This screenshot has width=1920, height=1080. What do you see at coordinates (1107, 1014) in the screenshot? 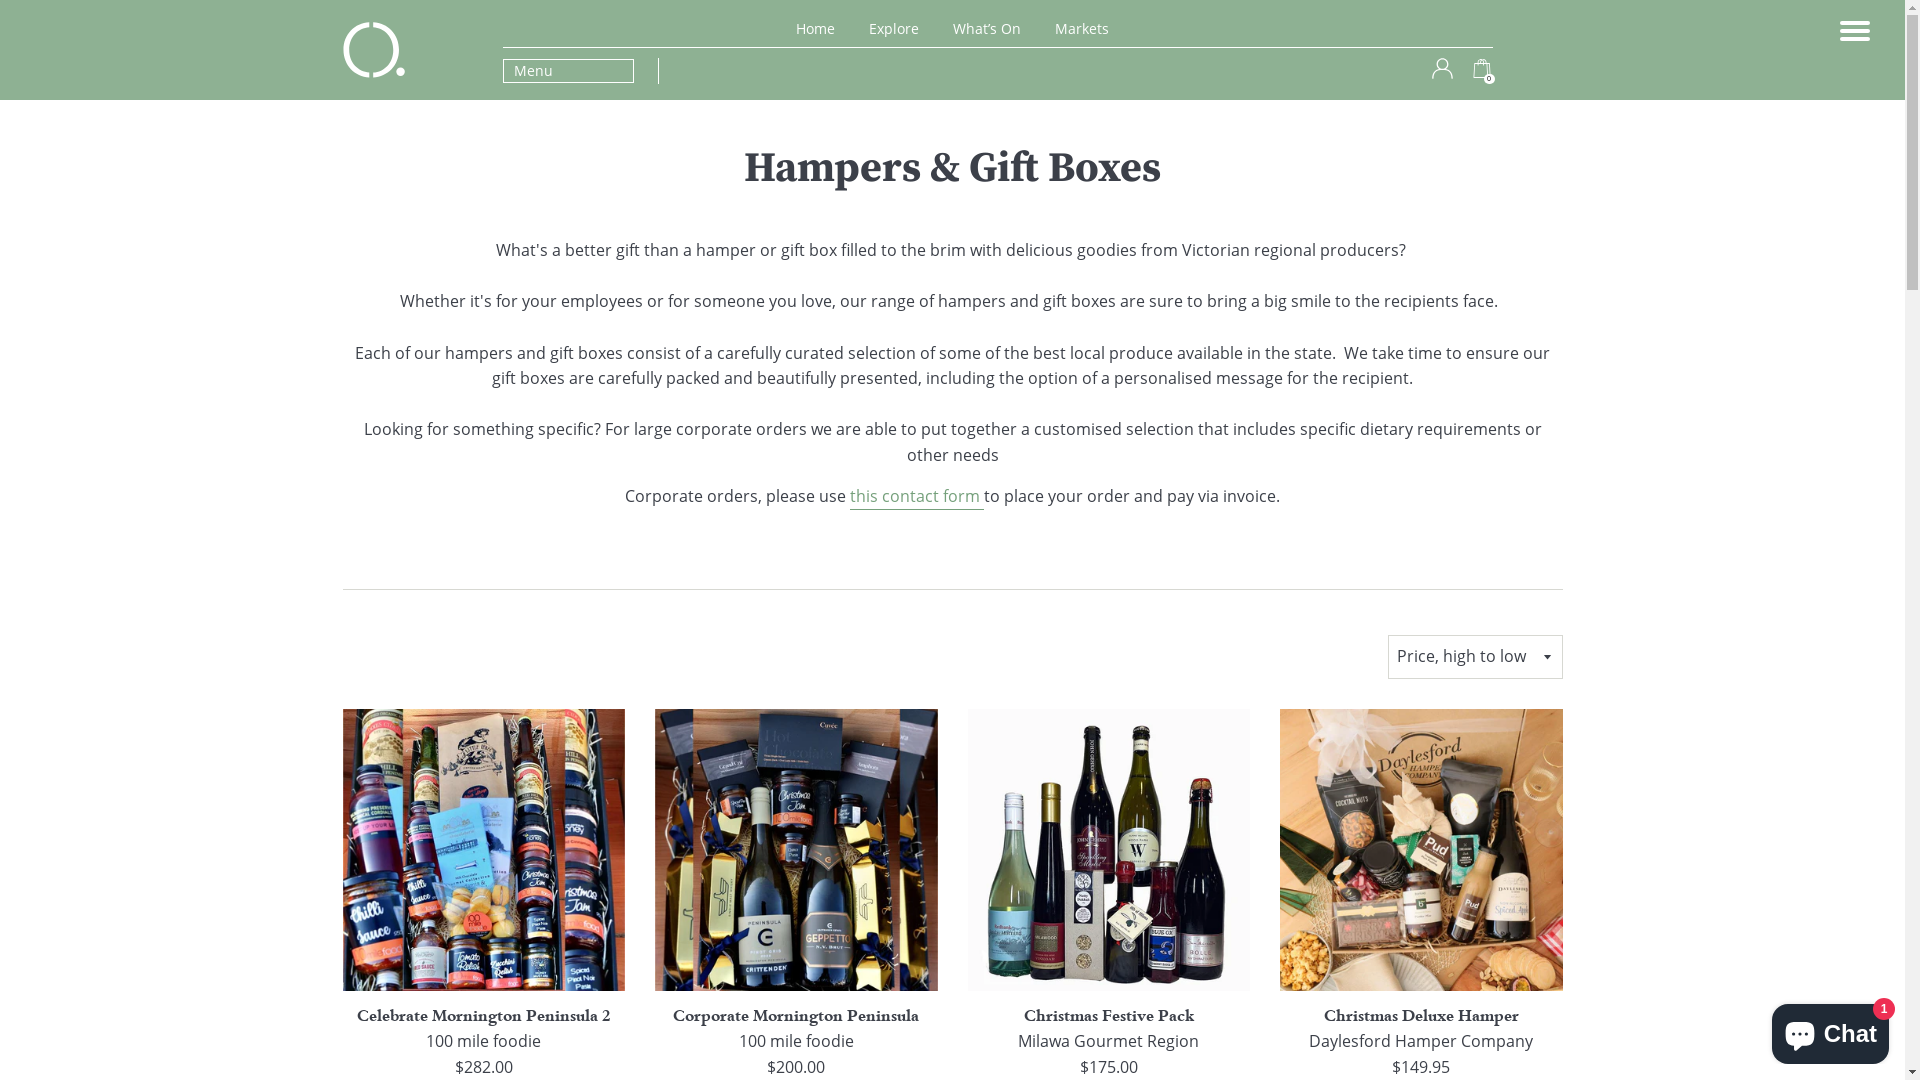
I see `'Christmas Festive Pack'` at bounding box center [1107, 1014].